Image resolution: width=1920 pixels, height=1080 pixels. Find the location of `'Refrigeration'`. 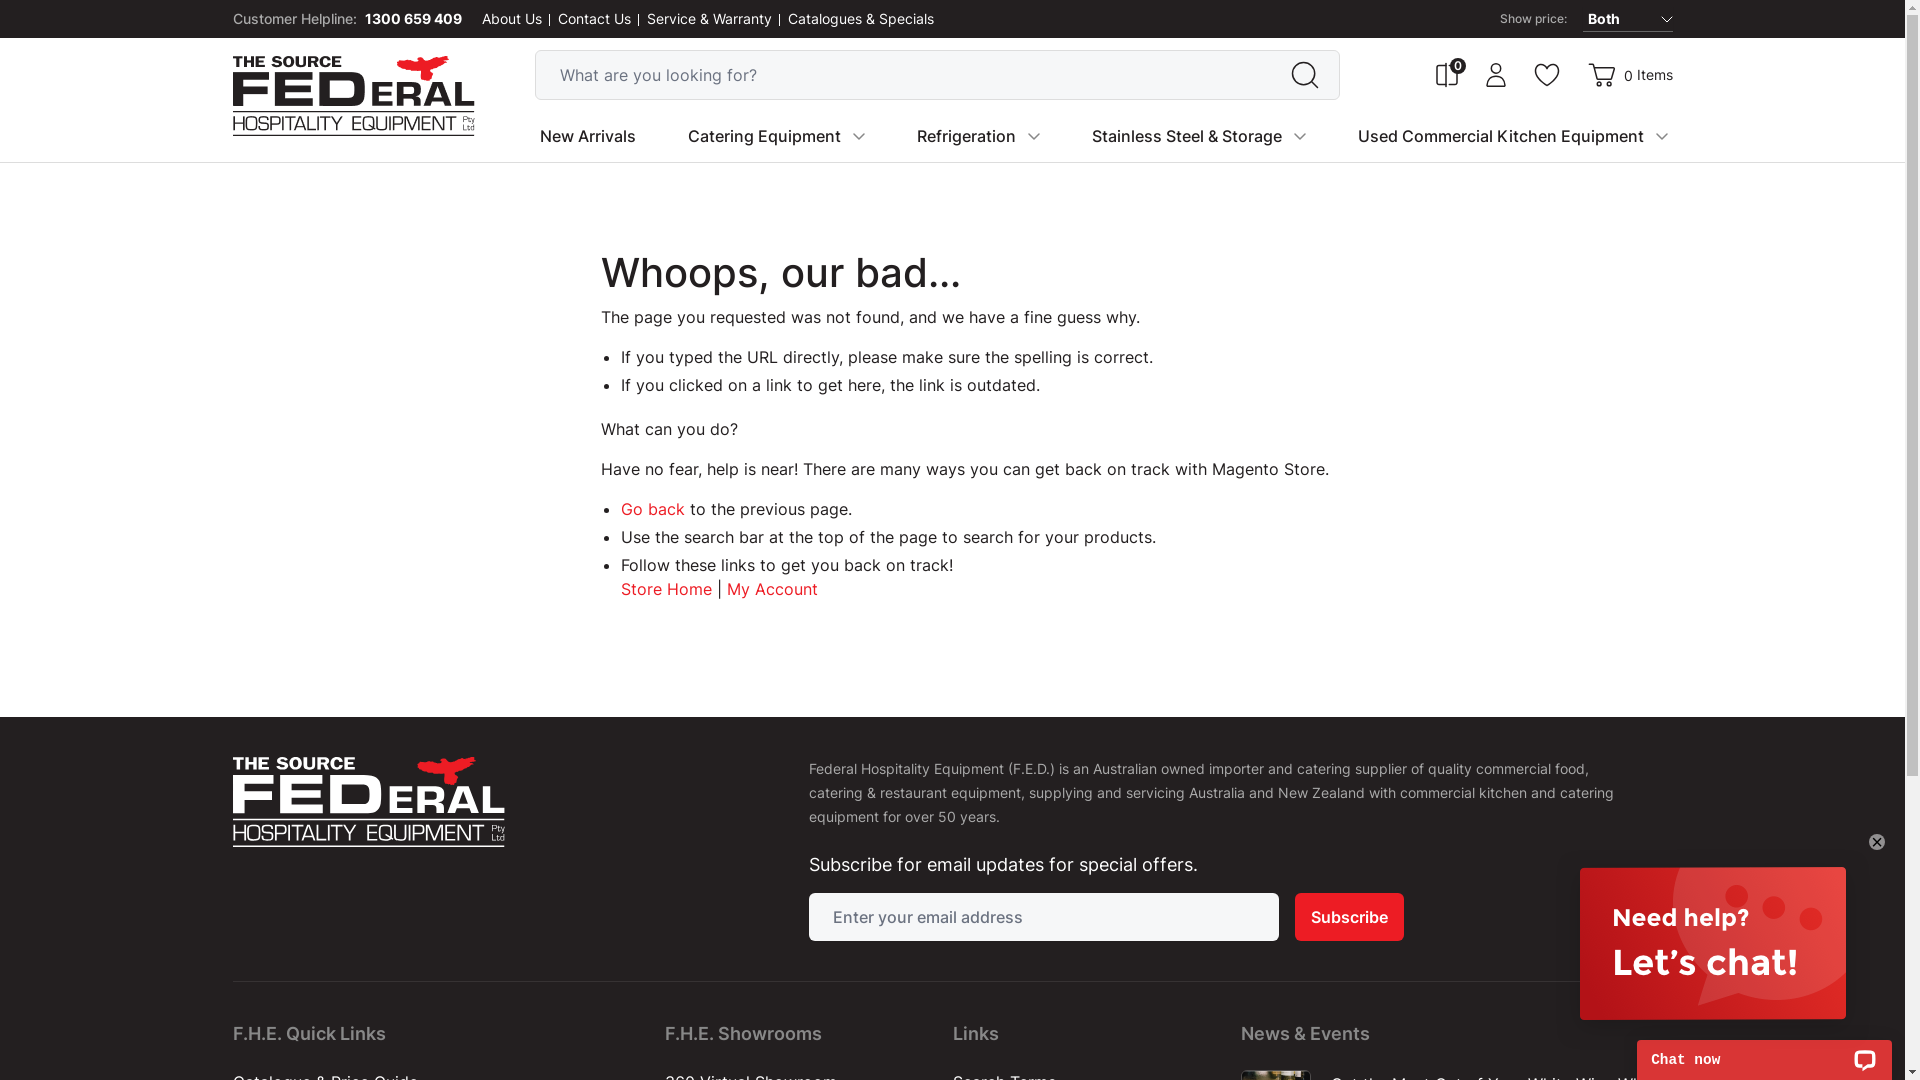

'Refrigeration' is located at coordinates (965, 135).